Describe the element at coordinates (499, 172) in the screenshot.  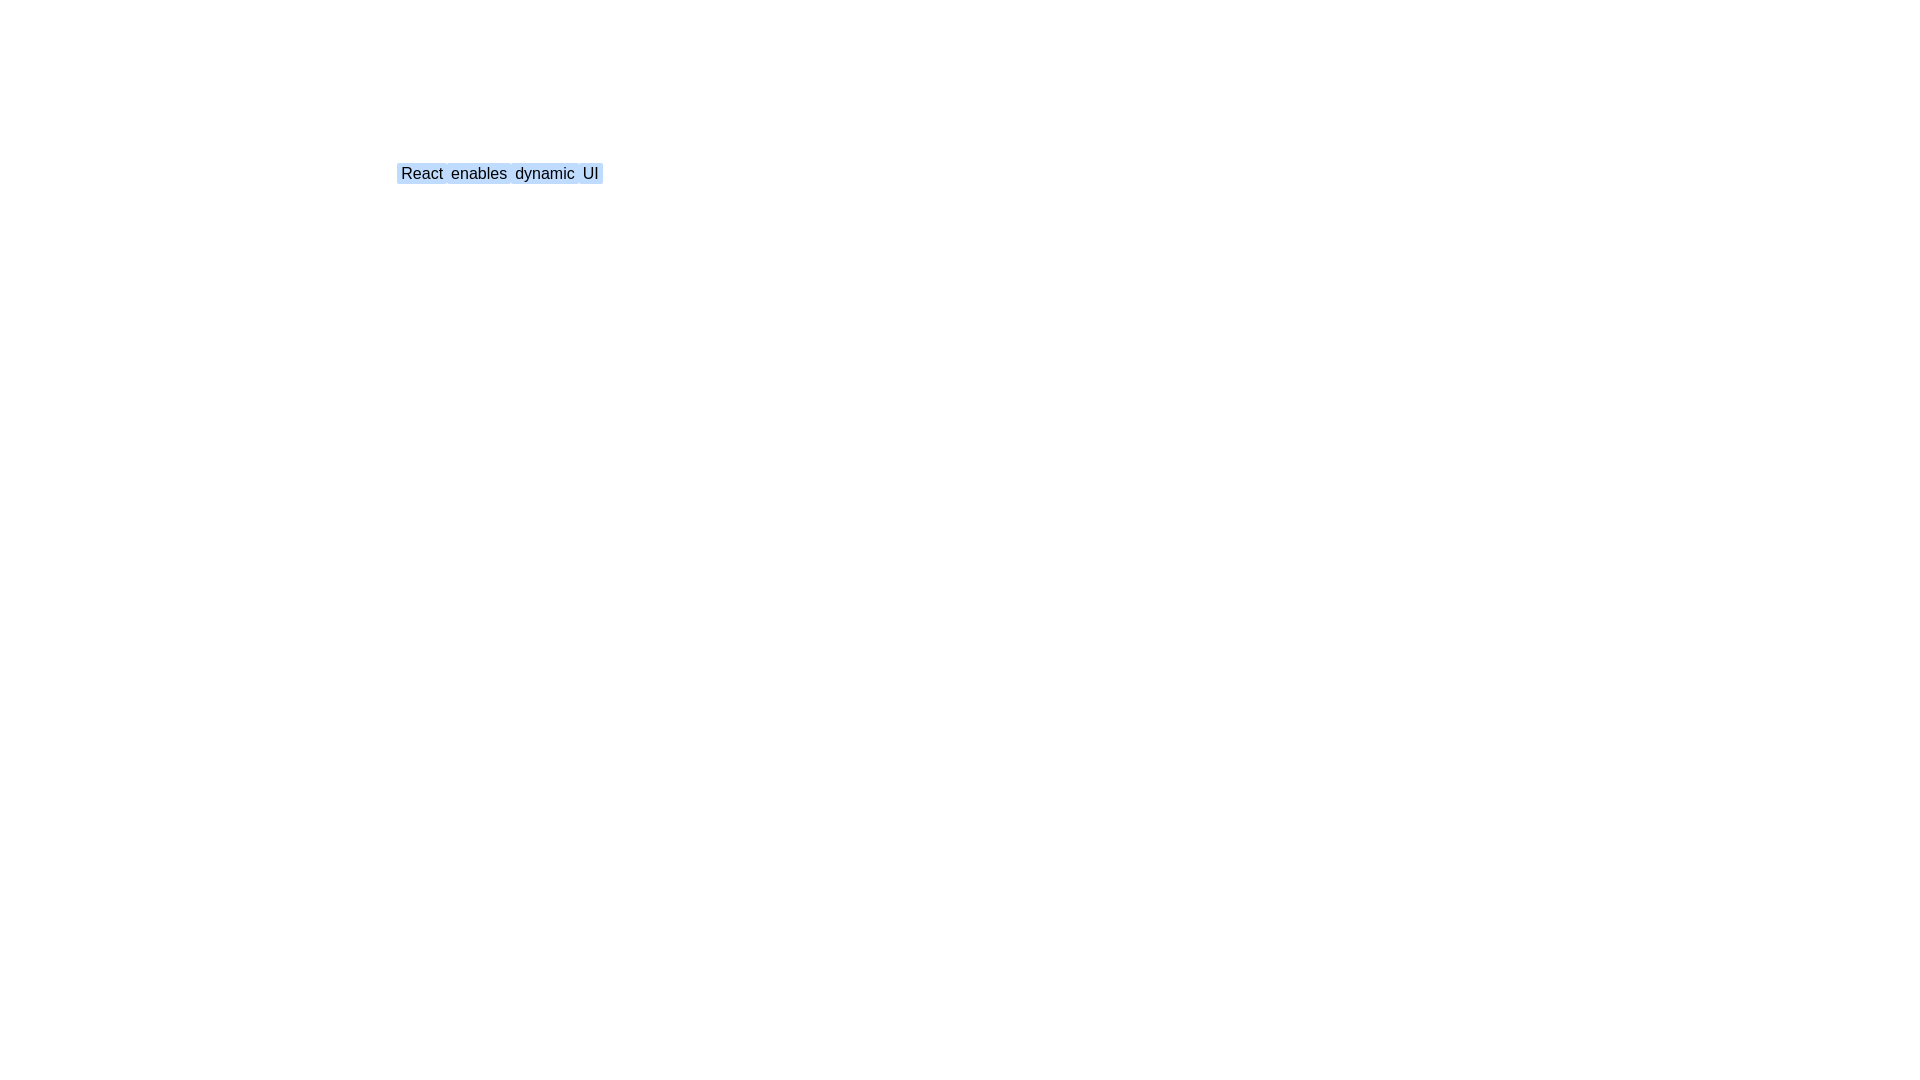
I see `styling details of the text block displaying the phrase 'React enables dynamic UI', which has a blue background and rounded edges, located near the top center of the layout` at that location.